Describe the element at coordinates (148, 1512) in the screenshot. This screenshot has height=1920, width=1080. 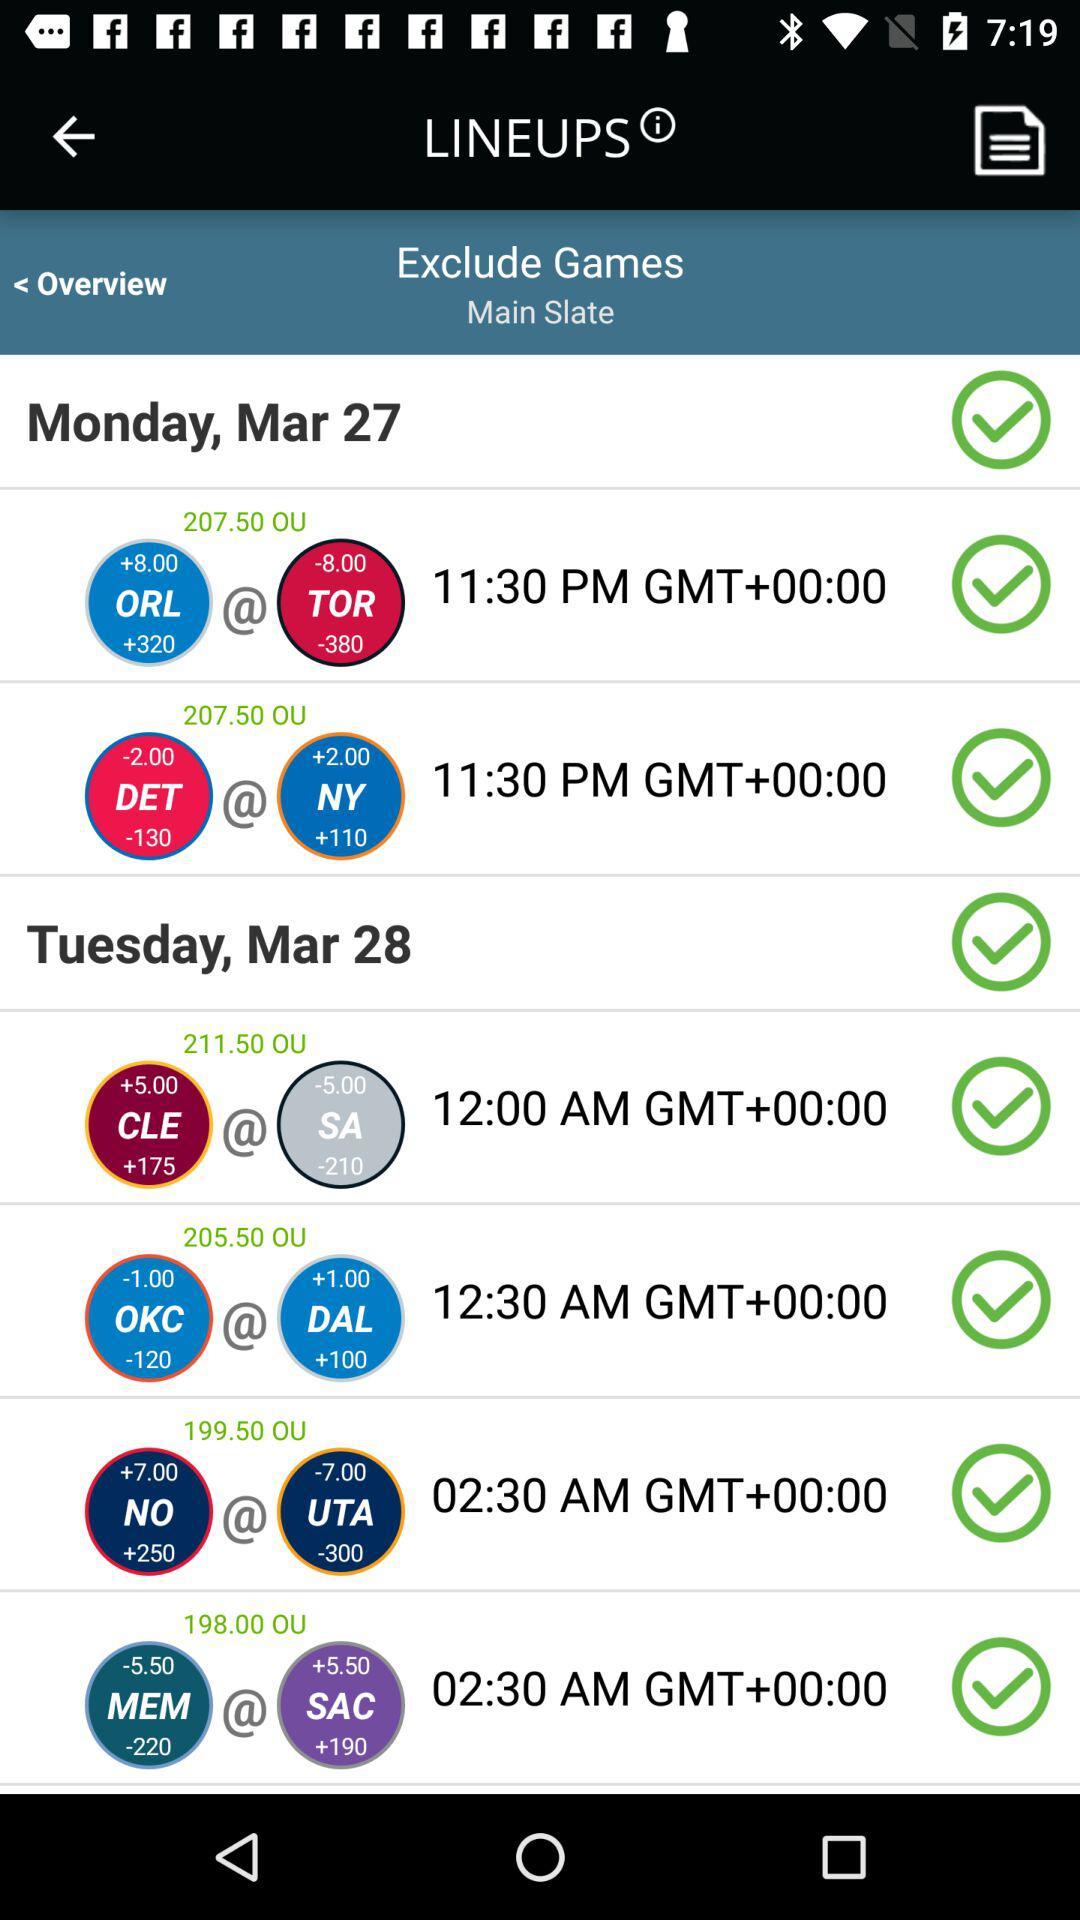
I see `the left circle which is below the 19950 ou` at that location.